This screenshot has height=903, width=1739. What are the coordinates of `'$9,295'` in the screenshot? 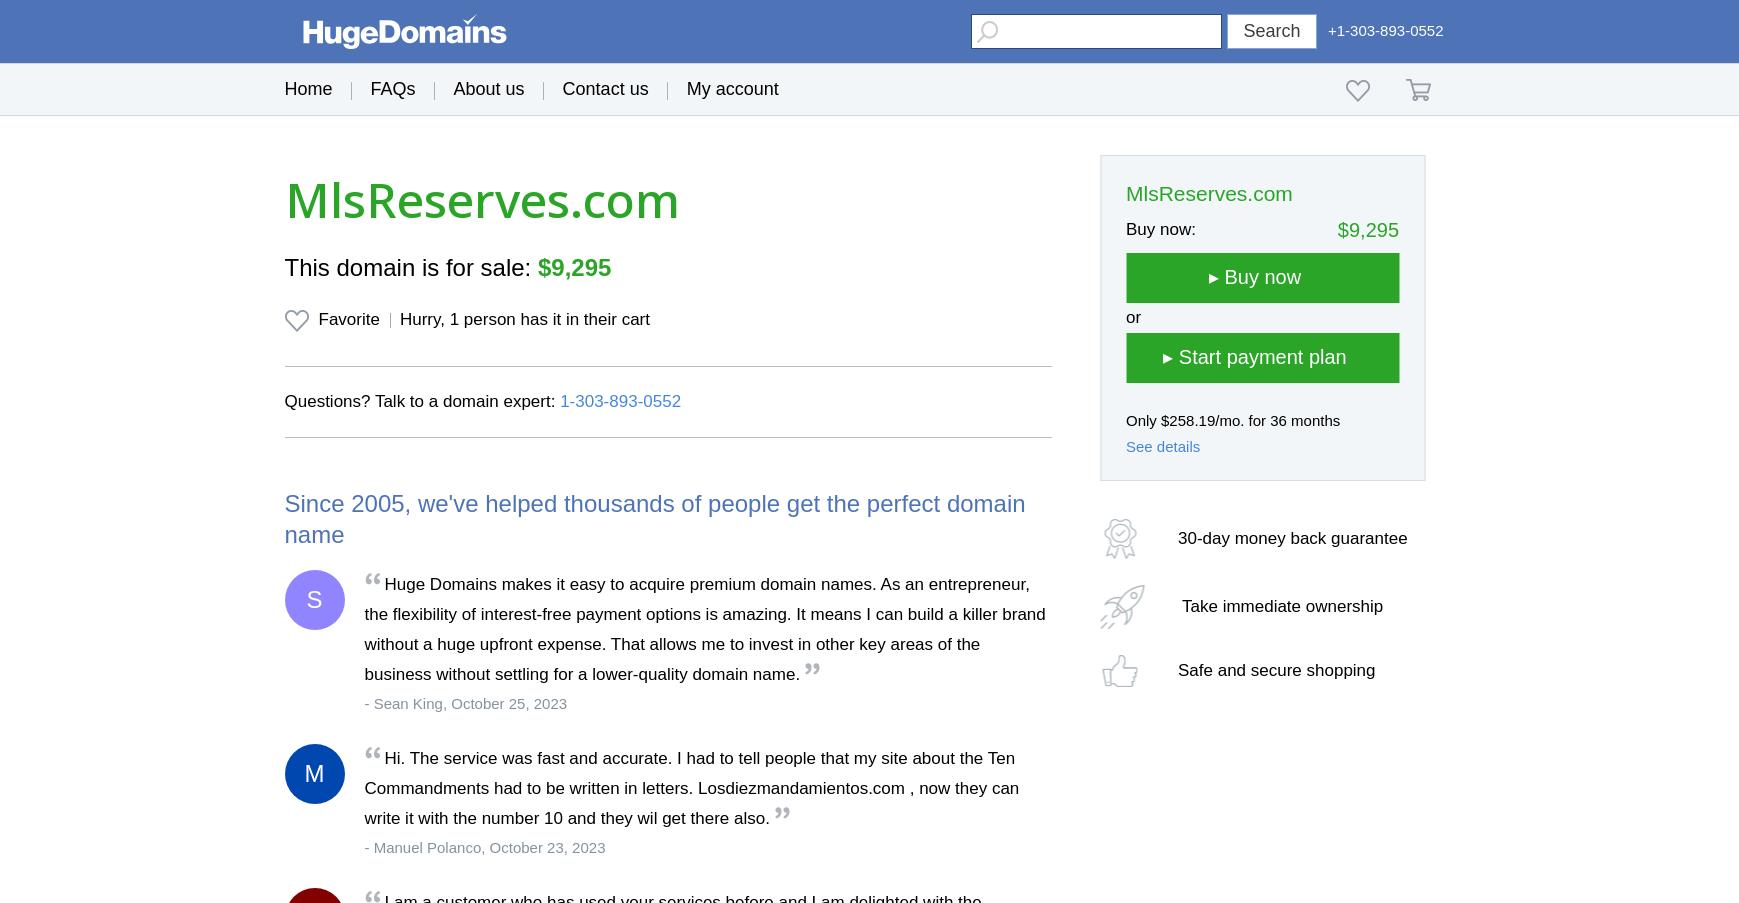 It's located at (574, 266).